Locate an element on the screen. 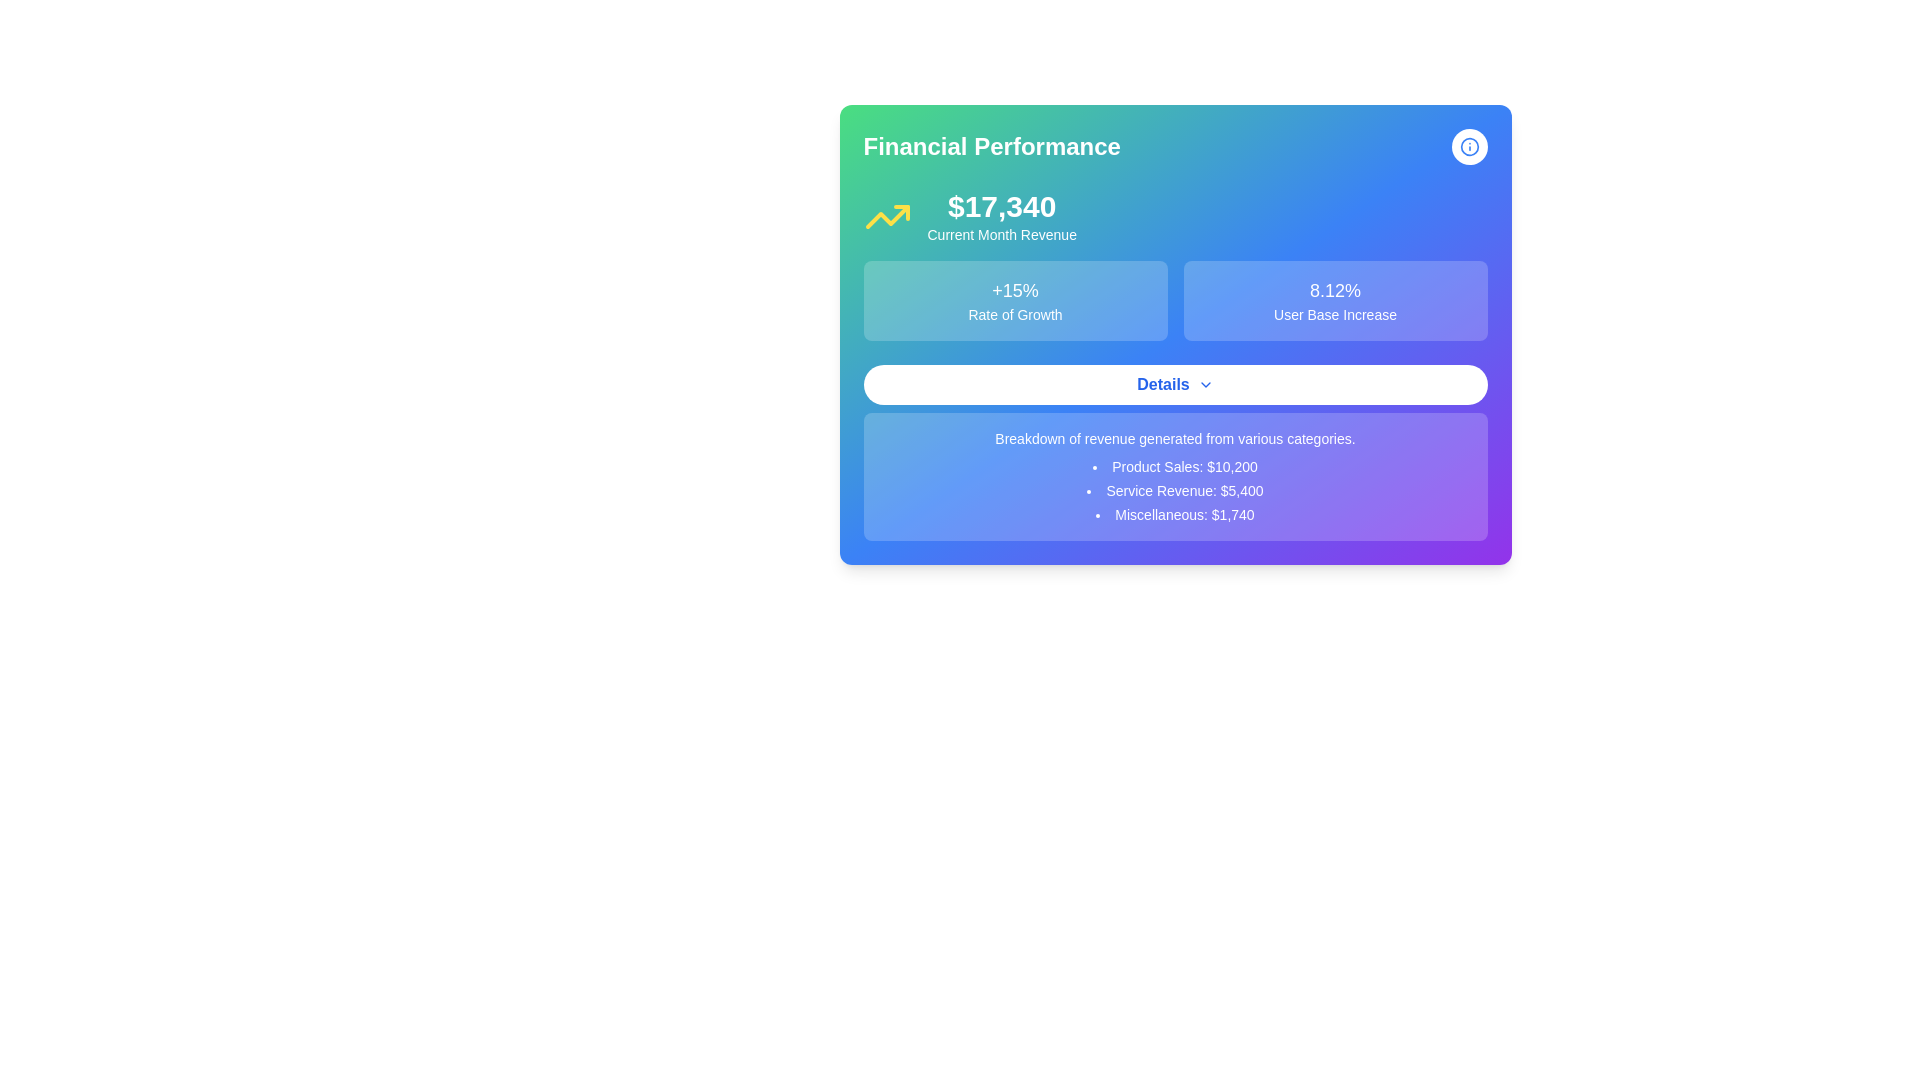 The width and height of the screenshot is (1920, 1080). the text label presenting the revenue generated from product sales, which is the first item in a list under the 'Breakdown of revenue generated from various categories' section on the card labeled 'Financial Performance' is located at coordinates (1175, 466).